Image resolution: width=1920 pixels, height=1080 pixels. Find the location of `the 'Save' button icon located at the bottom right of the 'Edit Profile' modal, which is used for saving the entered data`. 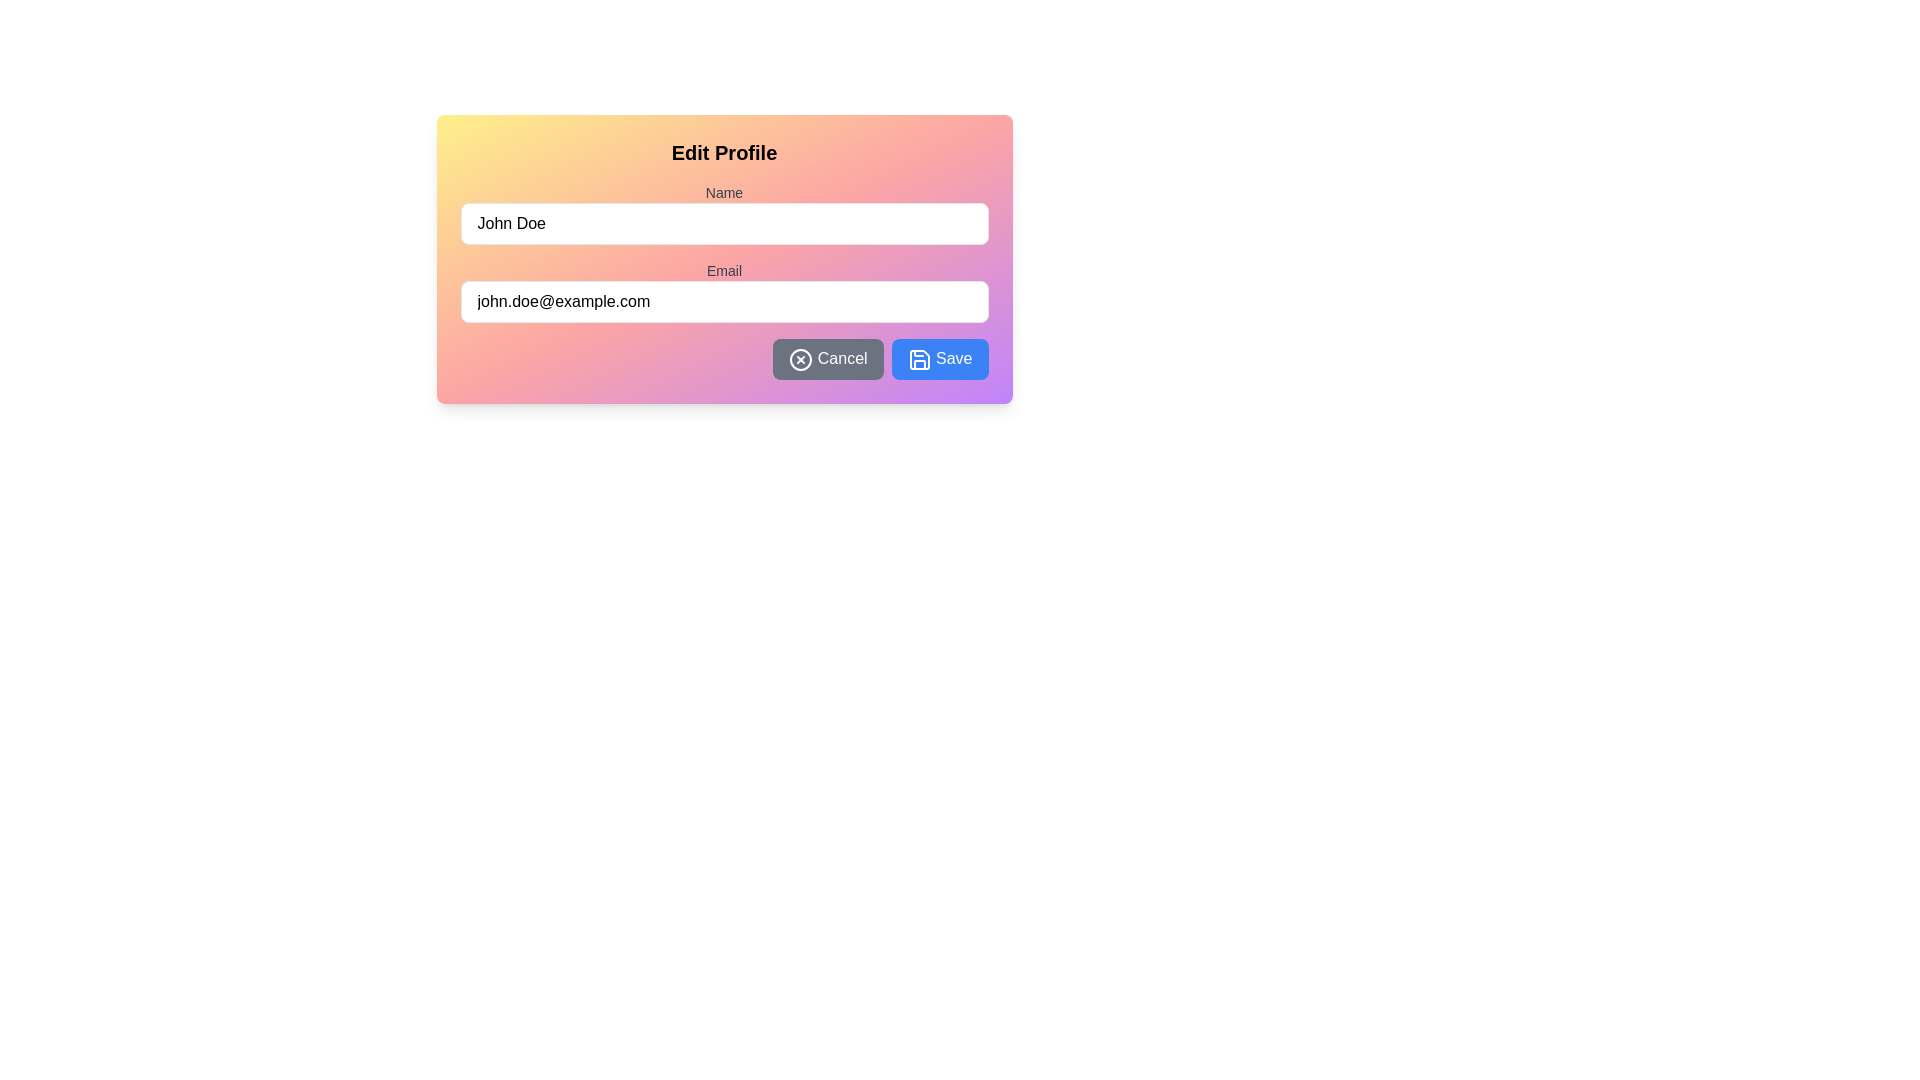

the 'Save' button icon located at the bottom right of the 'Edit Profile' modal, which is used for saving the entered data is located at coordinates (918, 358).